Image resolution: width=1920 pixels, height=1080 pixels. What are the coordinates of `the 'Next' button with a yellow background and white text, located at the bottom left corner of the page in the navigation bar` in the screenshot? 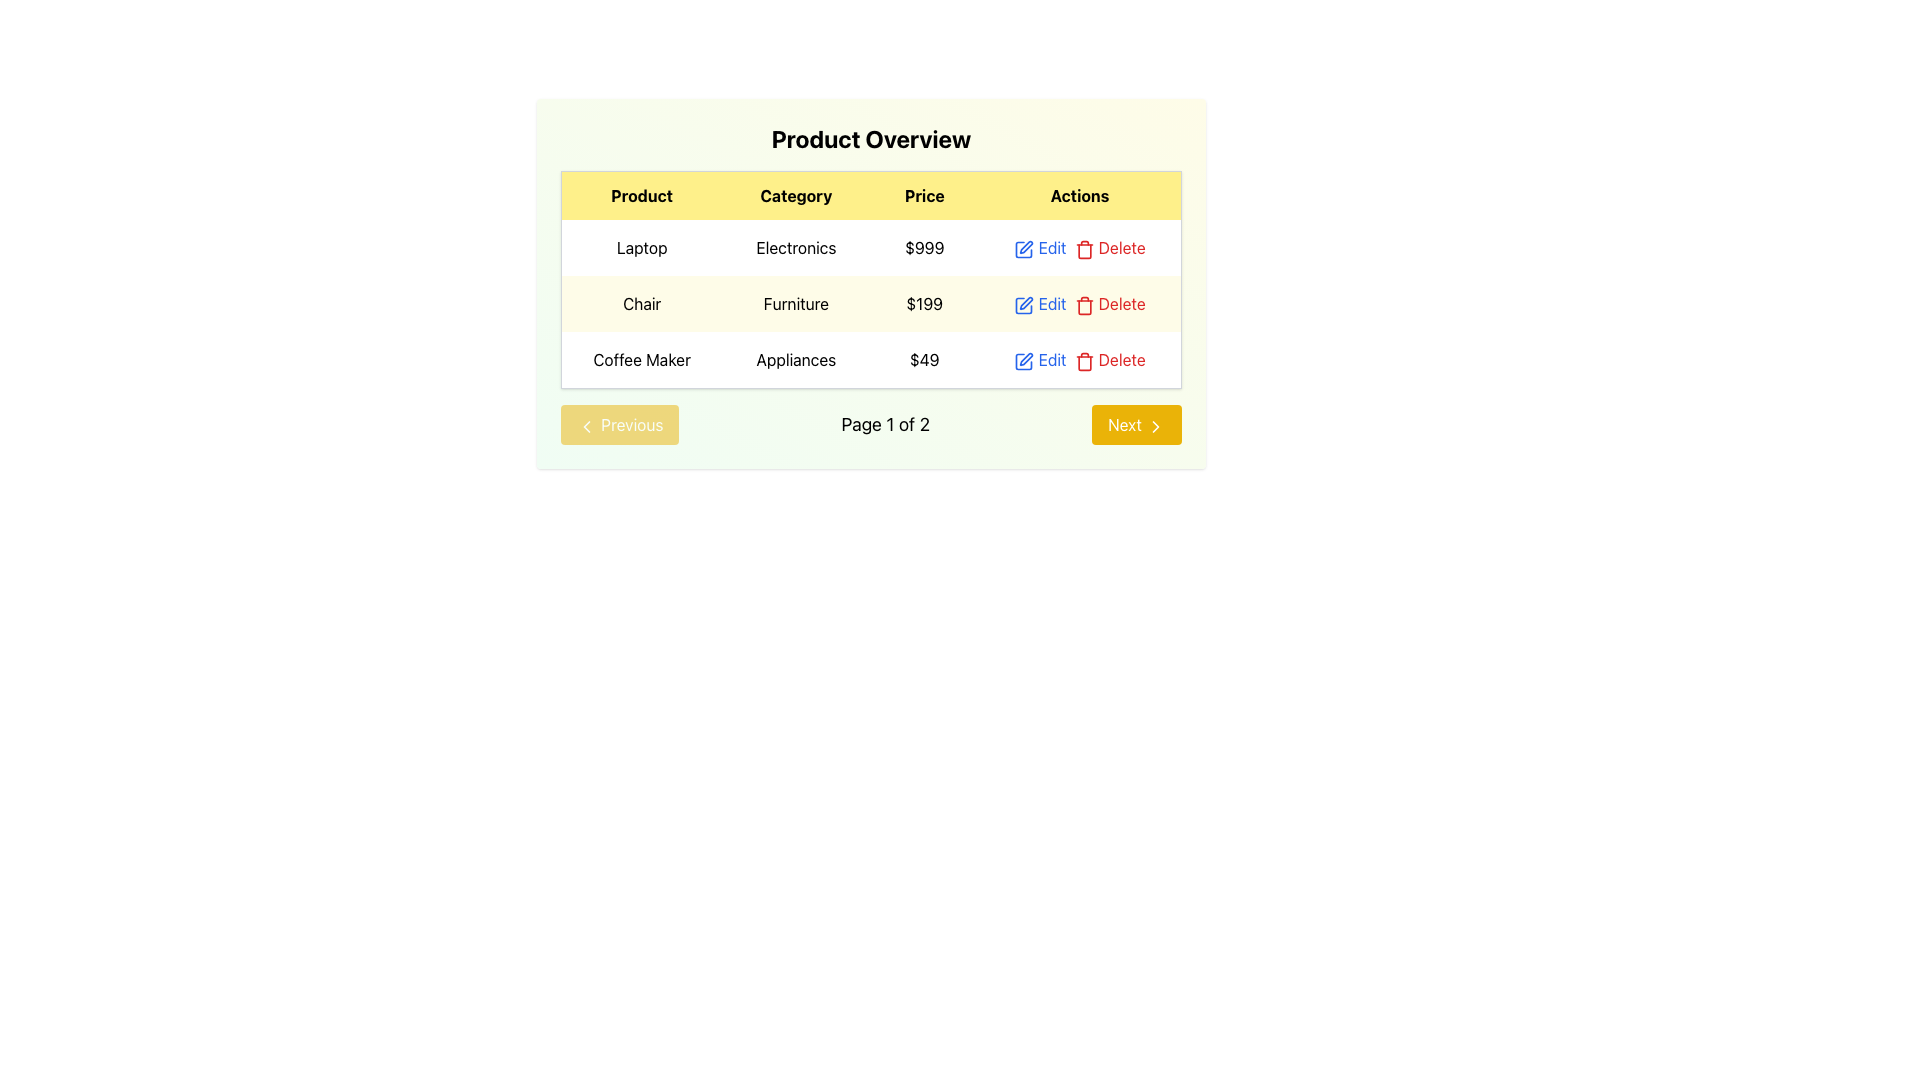 It's located at (1137, 423).